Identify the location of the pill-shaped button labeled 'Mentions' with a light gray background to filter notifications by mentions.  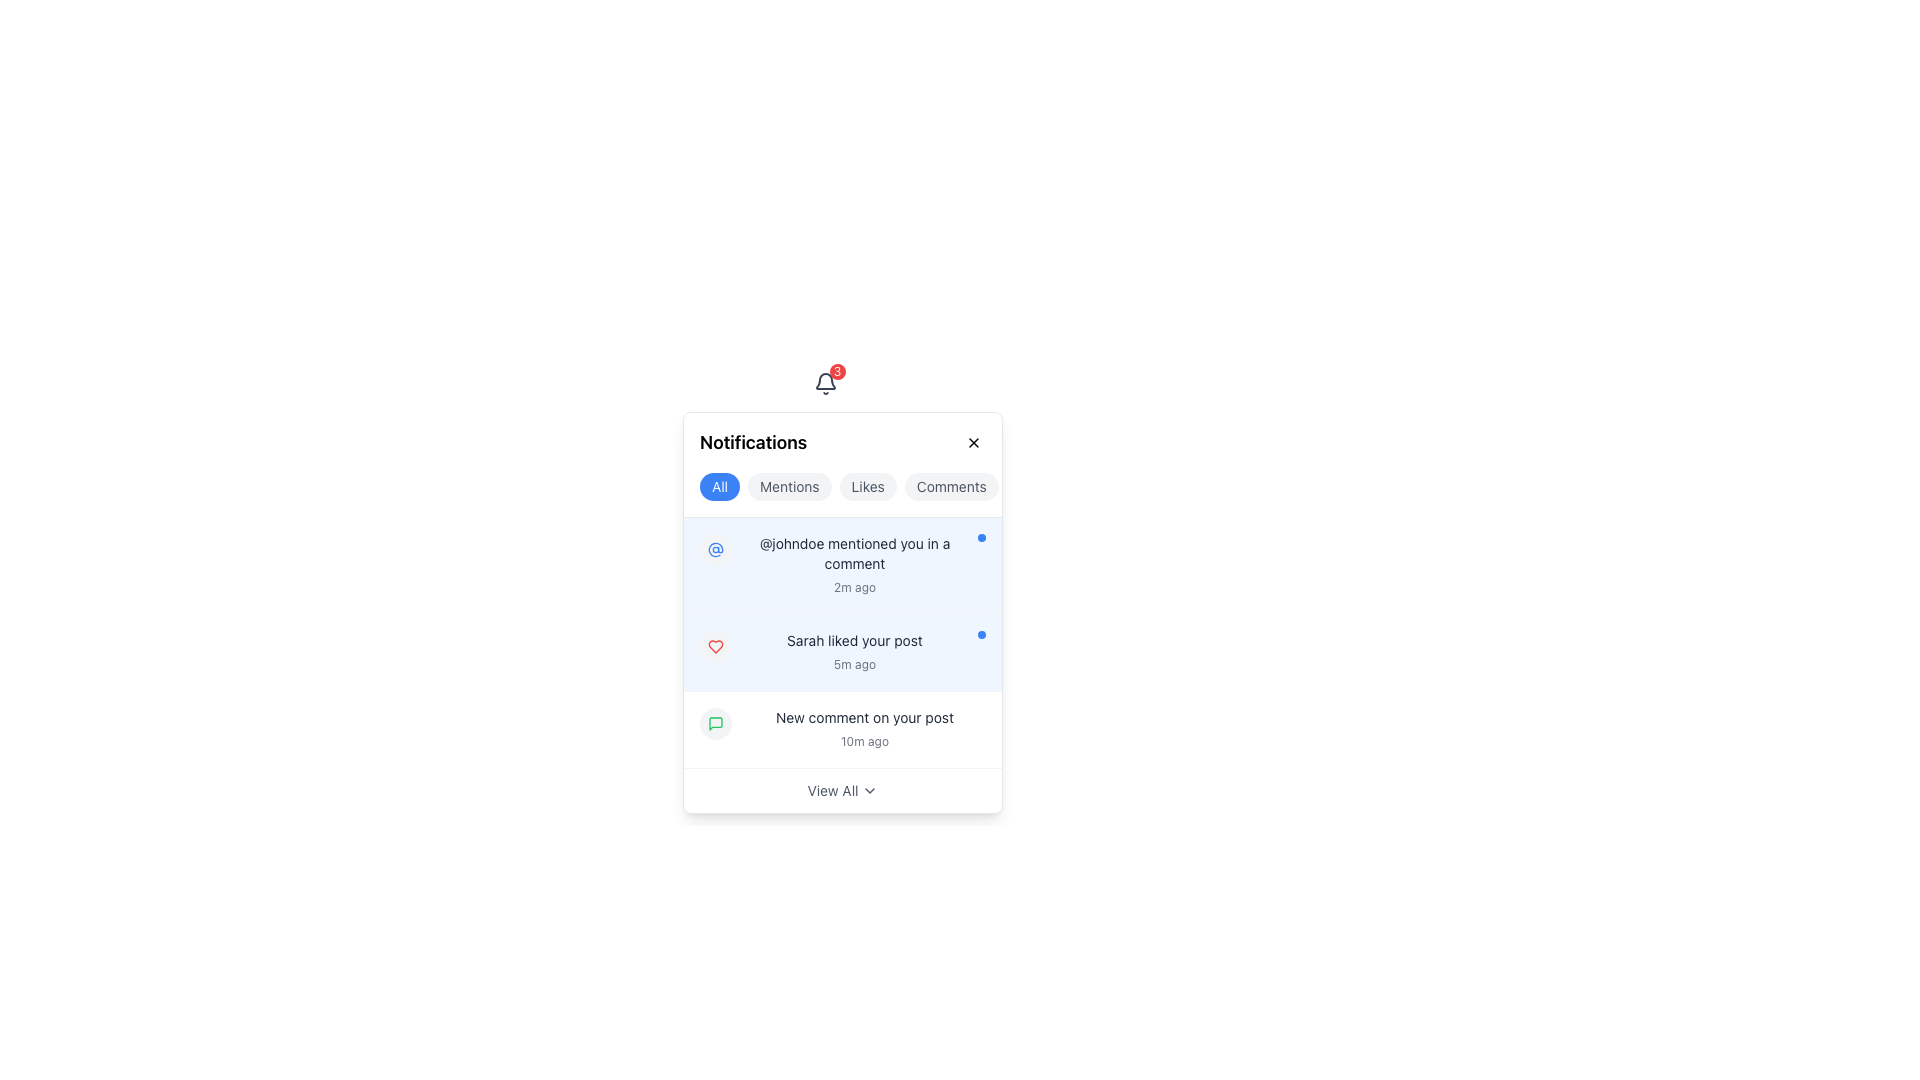
(788, 486).